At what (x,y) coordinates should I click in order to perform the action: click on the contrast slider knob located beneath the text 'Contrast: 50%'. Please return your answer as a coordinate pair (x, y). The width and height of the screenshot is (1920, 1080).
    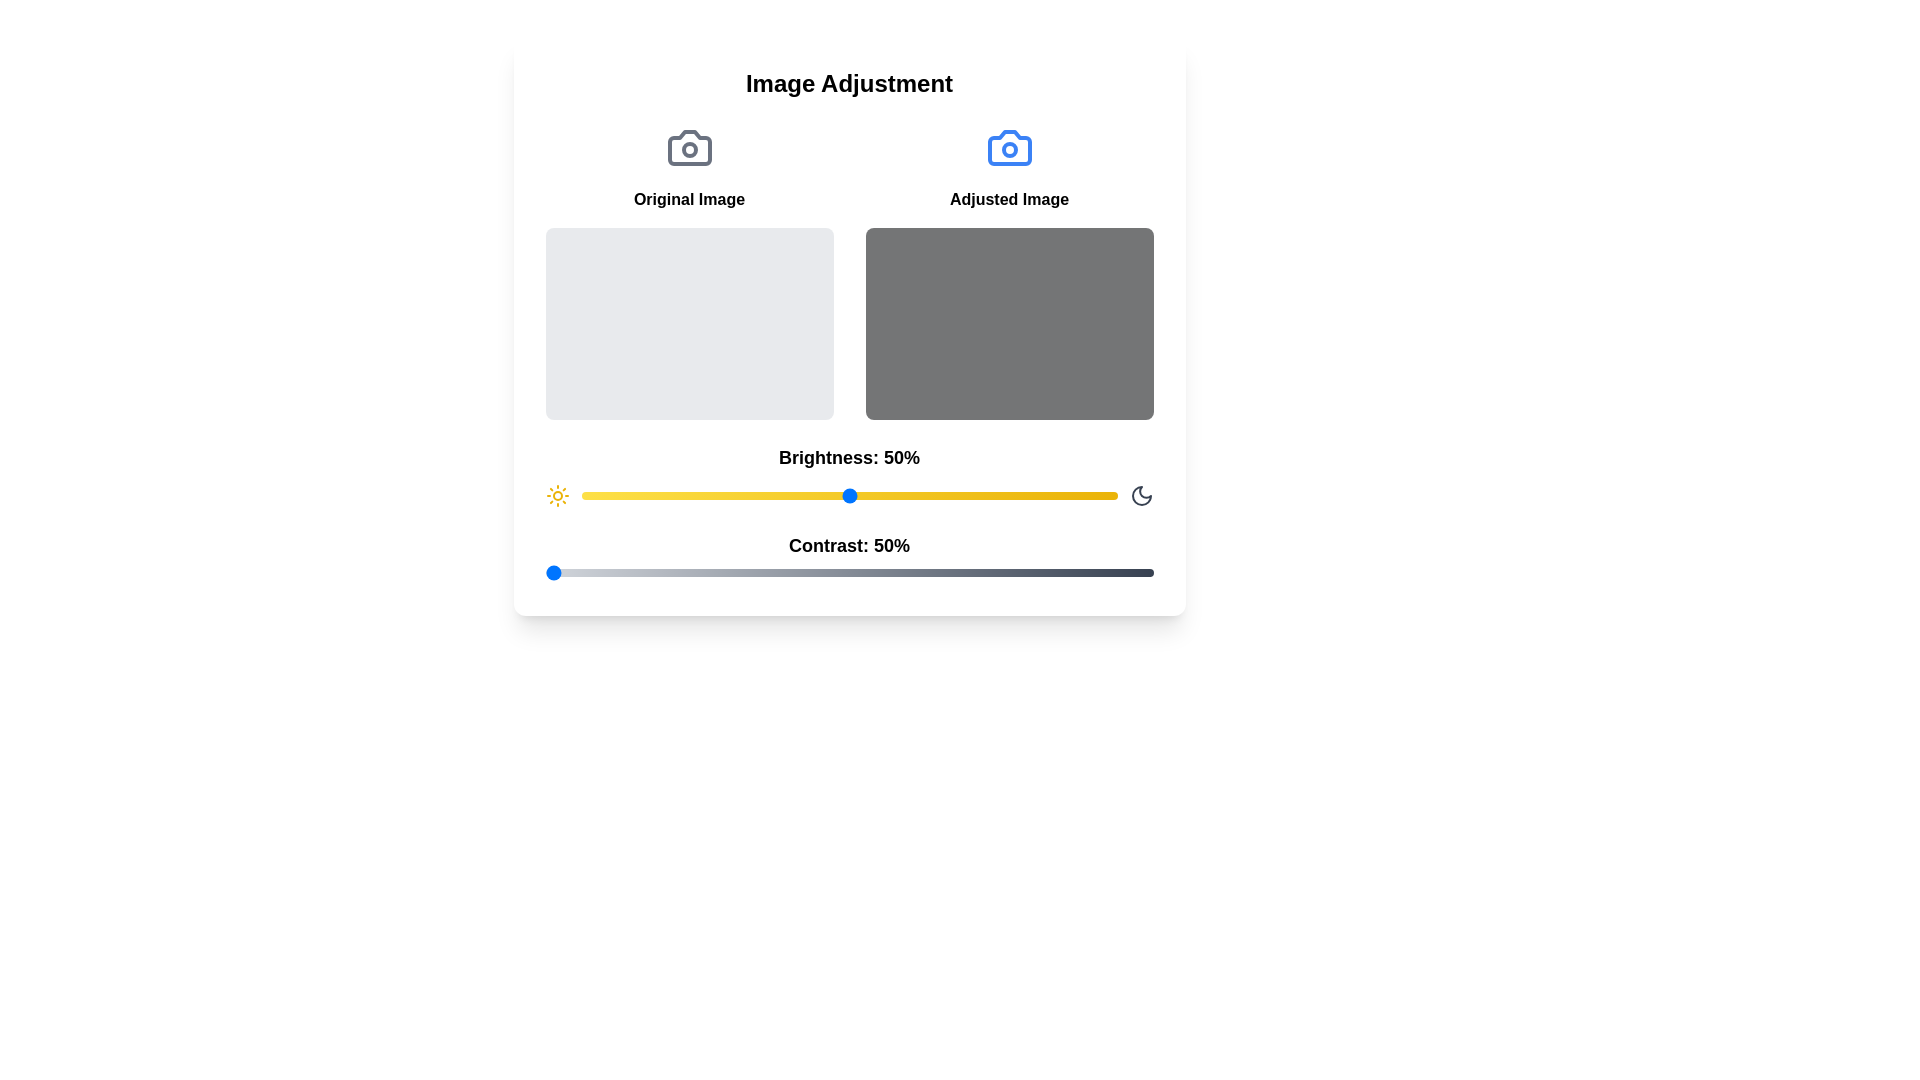
    Looking at the image, I should click on (849, 573).